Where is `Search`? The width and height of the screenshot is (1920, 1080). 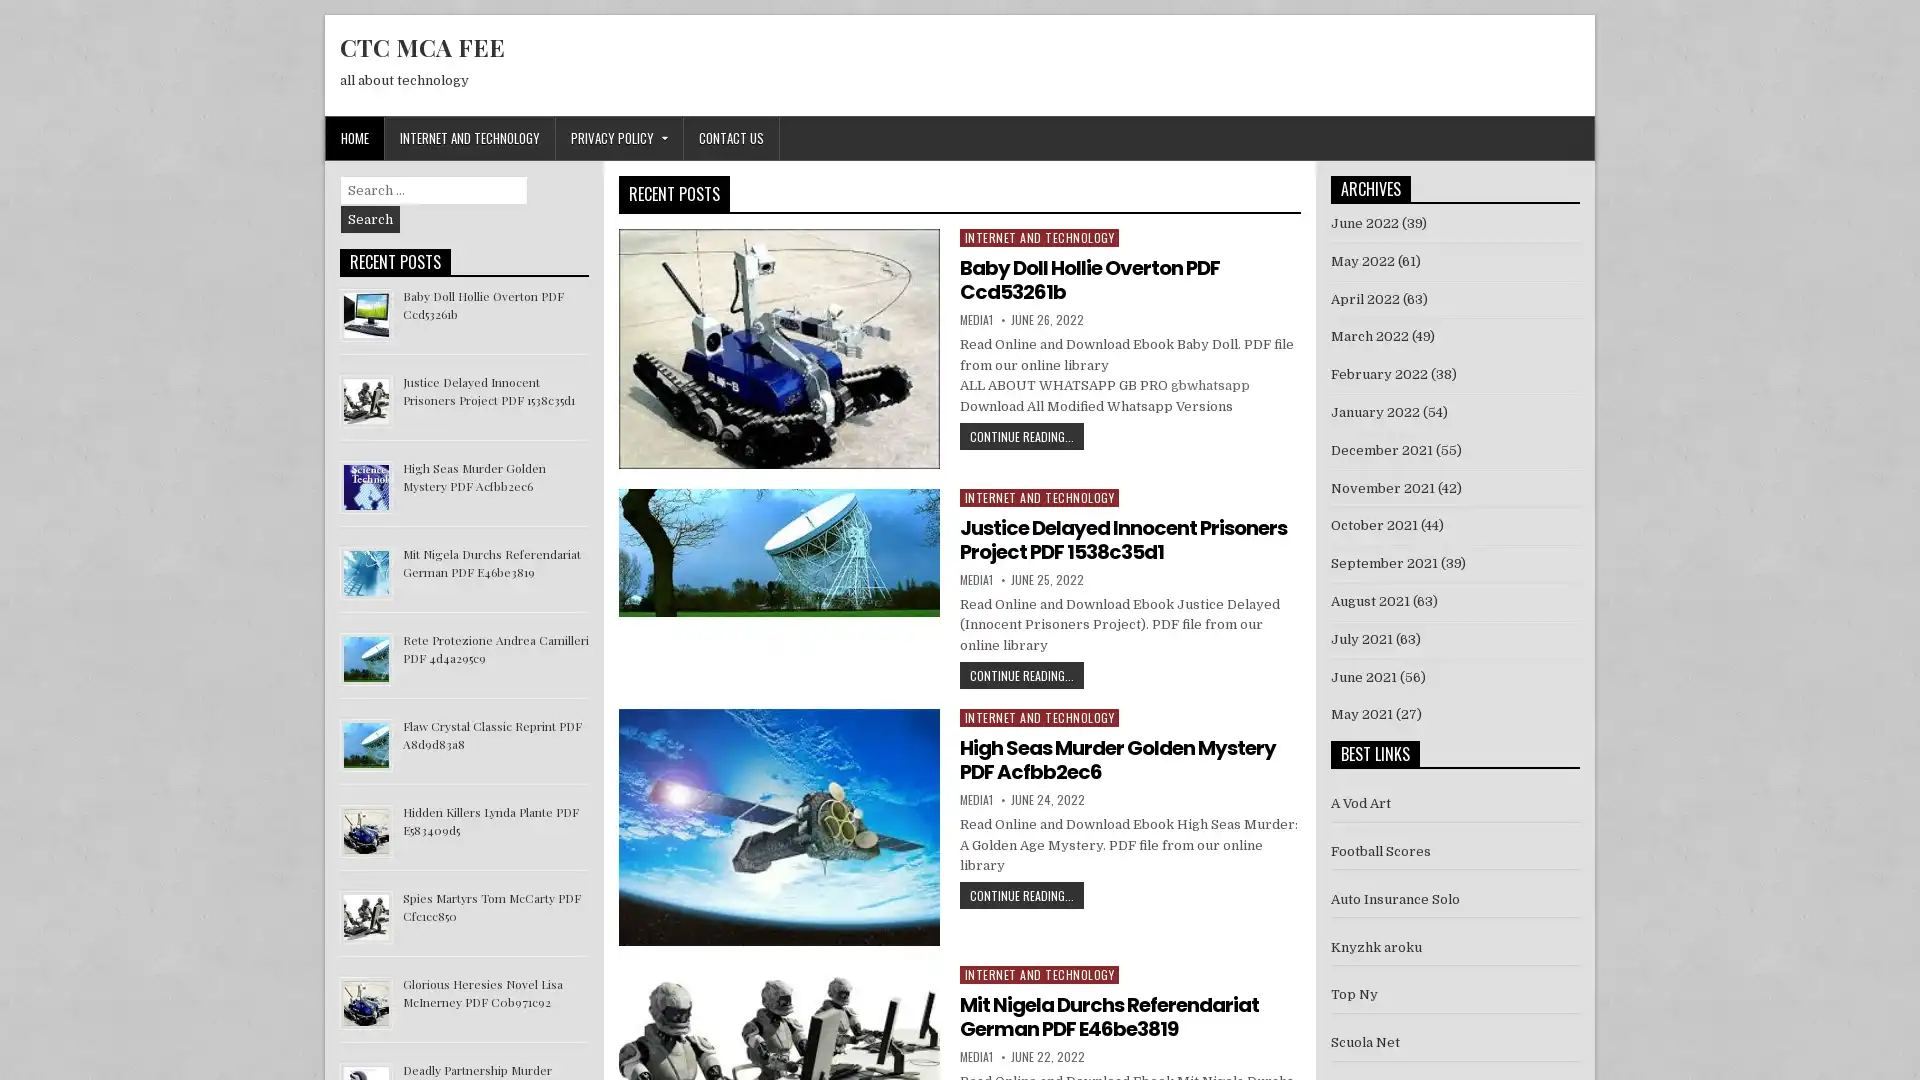
Search is located at coordinates (370, 219).